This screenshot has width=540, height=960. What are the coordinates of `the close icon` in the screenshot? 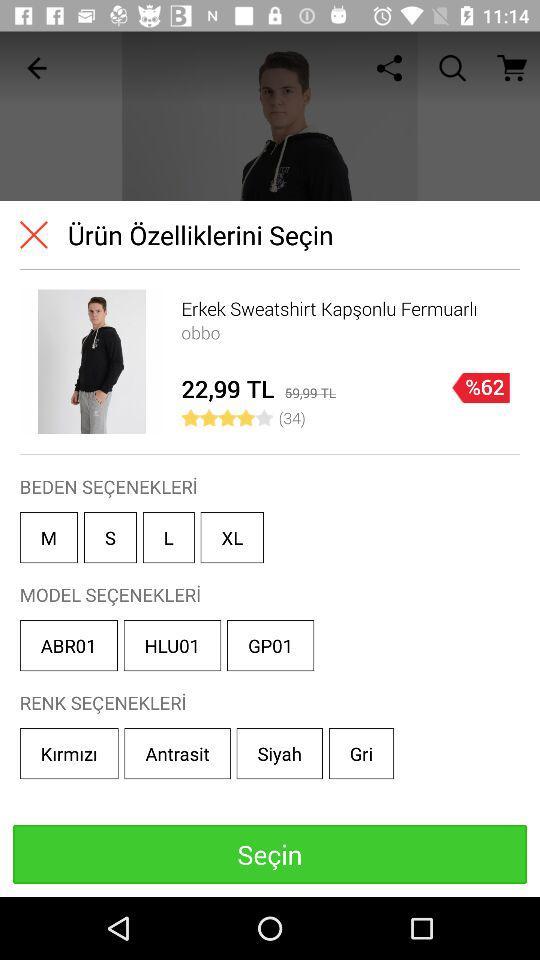 It's located at (32, 234).